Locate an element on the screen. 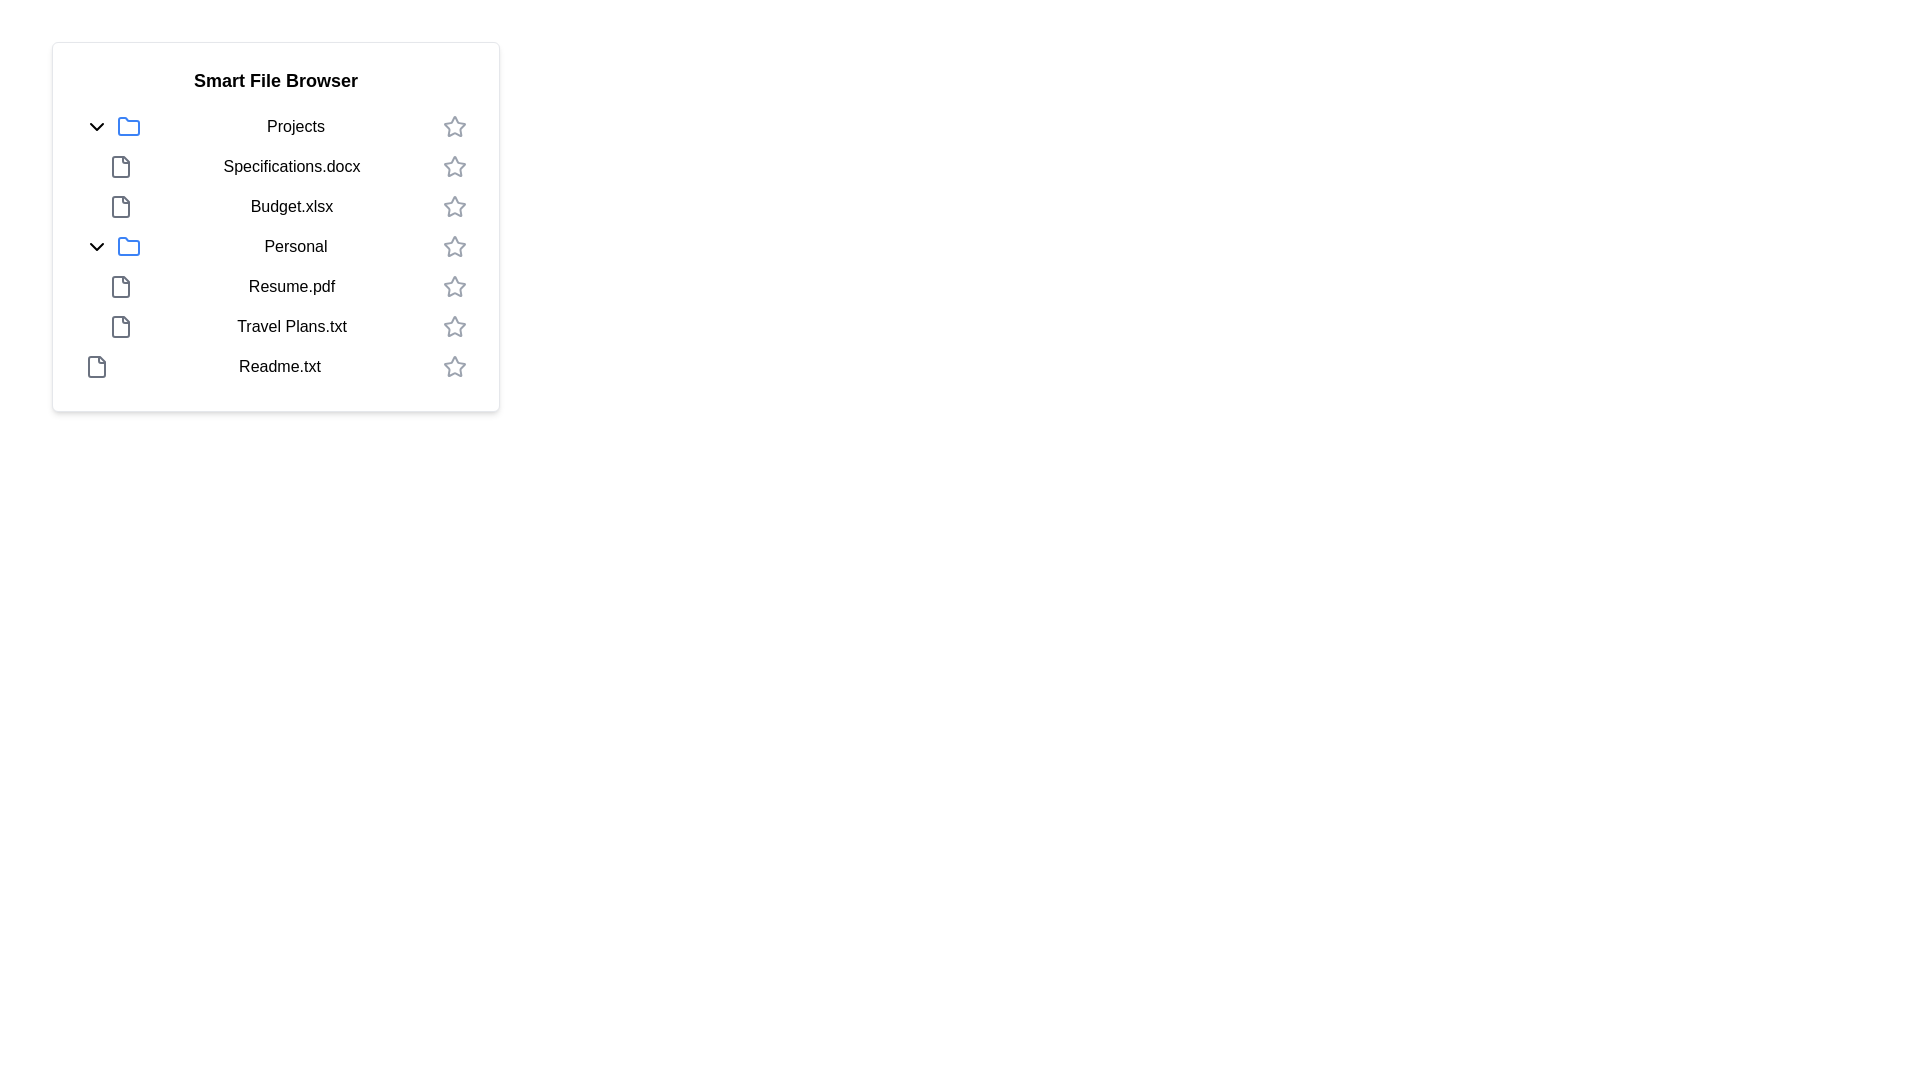 The width and height of the screenshot is (1920, 1080). the downward-facing chevron icon next to the 'Personal' text is located at coordinates (95, 245).